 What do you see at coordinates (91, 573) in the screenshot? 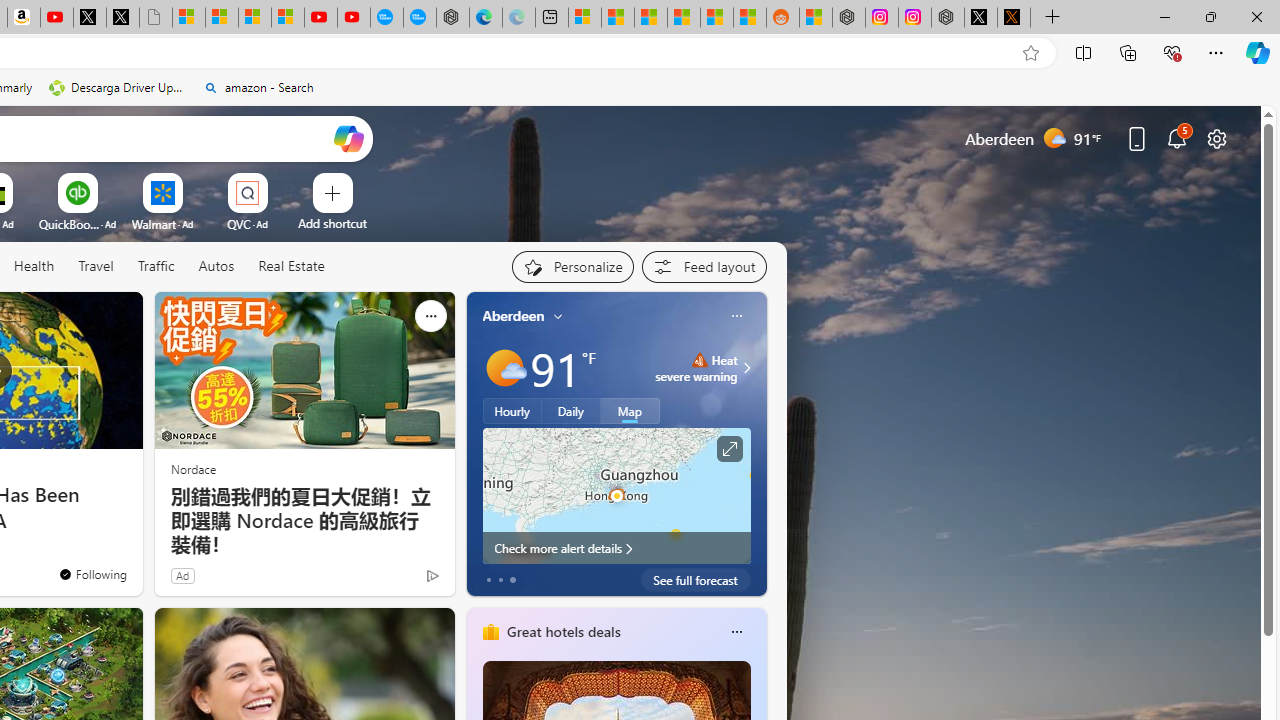
I see `'You'` at bounding box center [91, 573].